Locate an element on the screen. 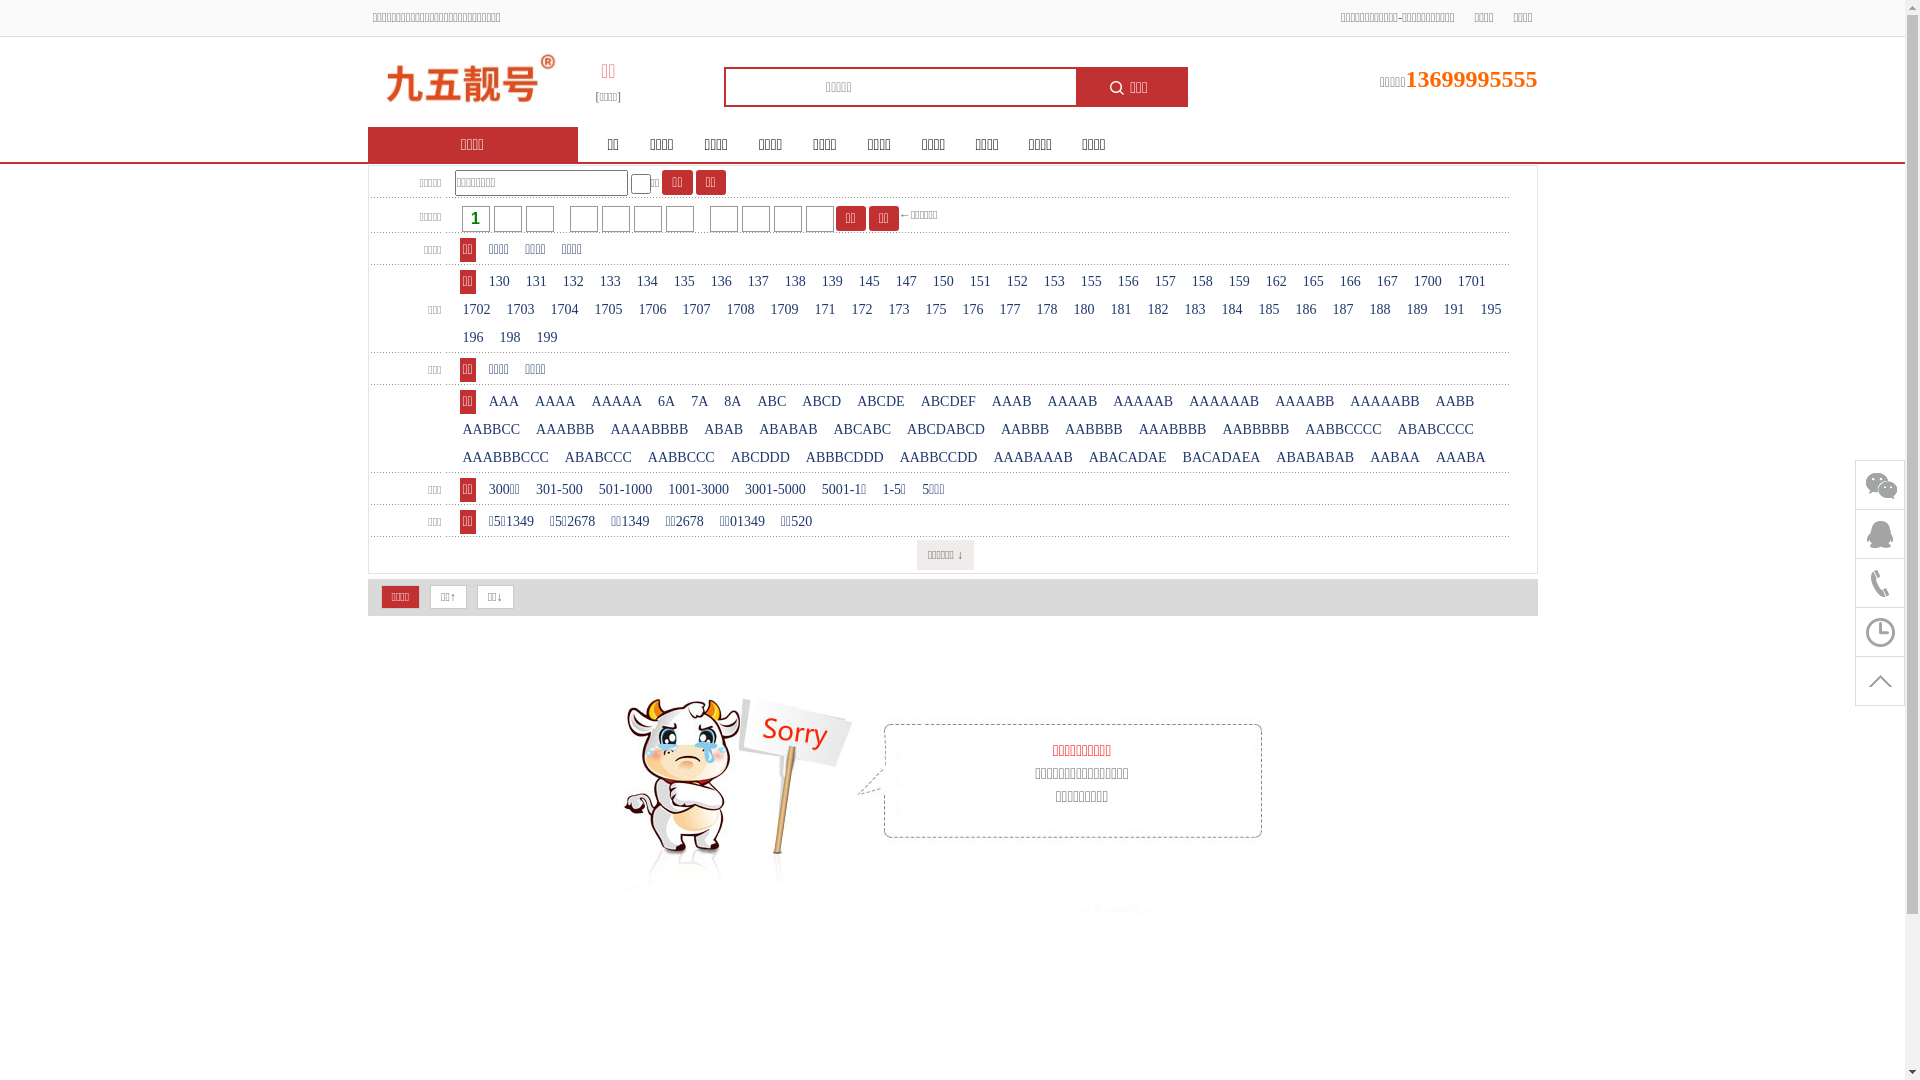  'AABB' is located at coordinates (1455, 401).